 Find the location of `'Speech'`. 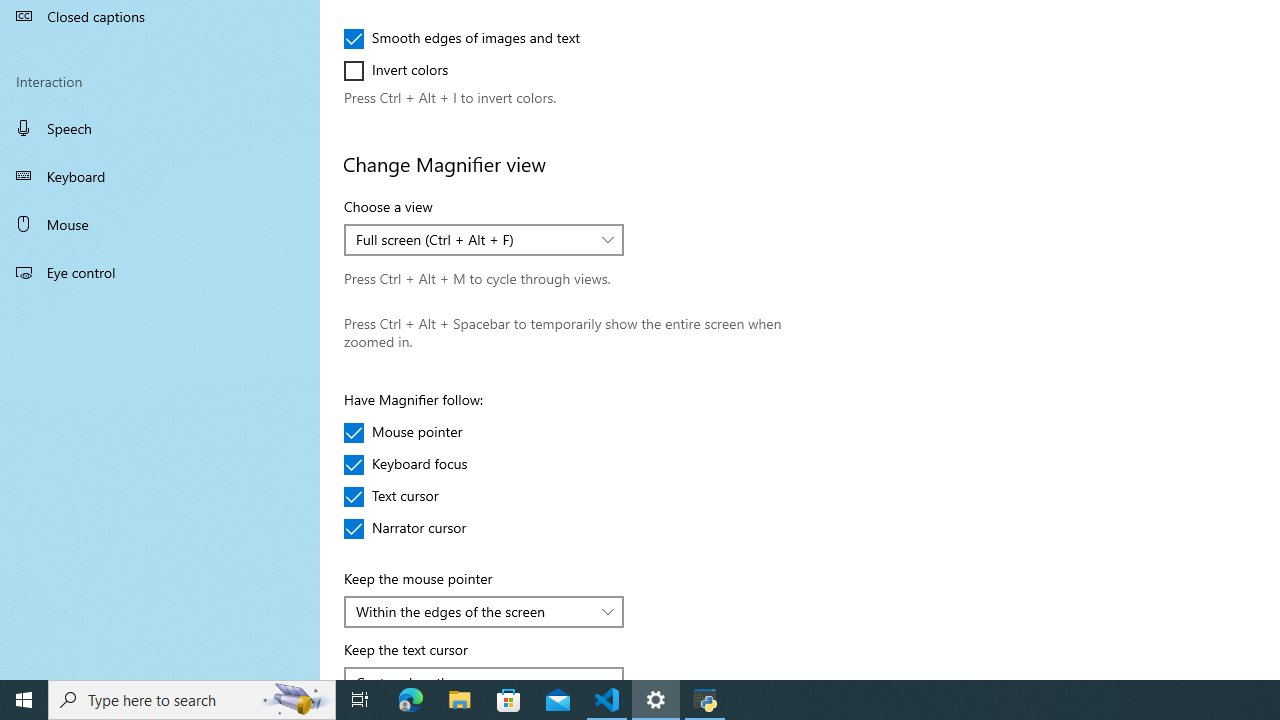

'Speech' is located at coordinates (160, 127).